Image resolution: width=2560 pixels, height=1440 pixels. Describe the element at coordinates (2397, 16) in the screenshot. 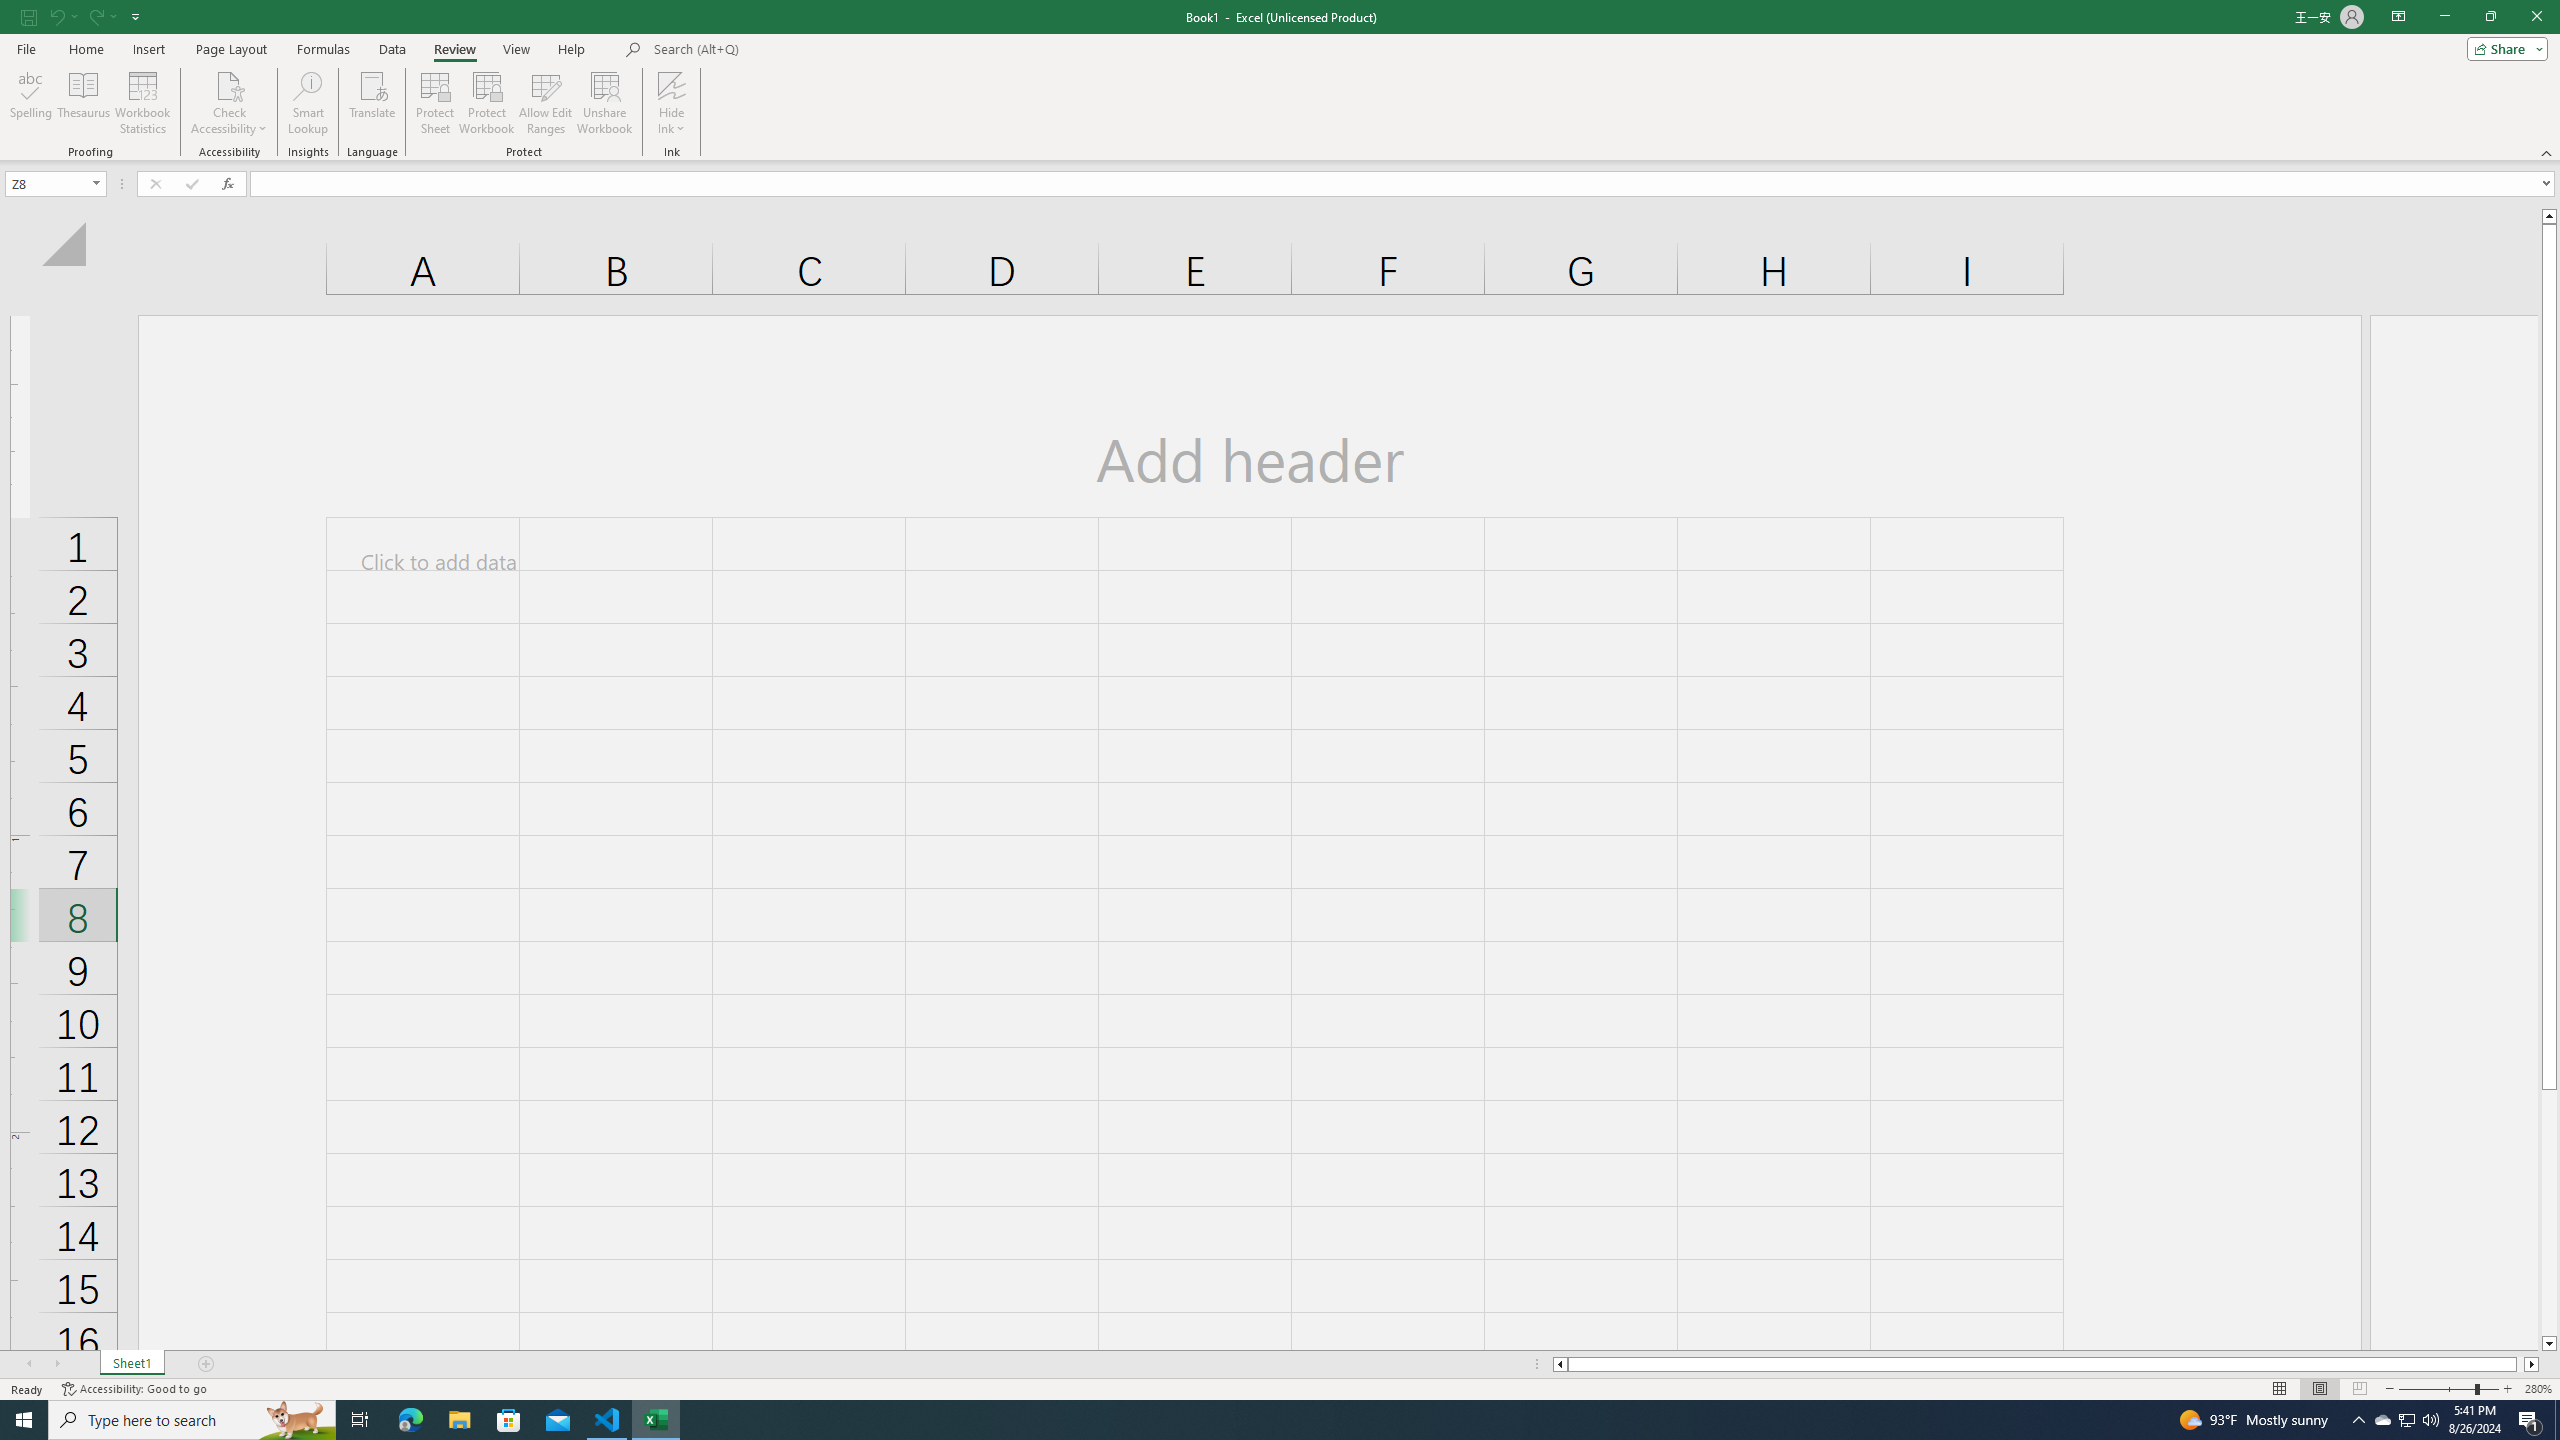

I see `'Ribbon Display Options'` at that location.